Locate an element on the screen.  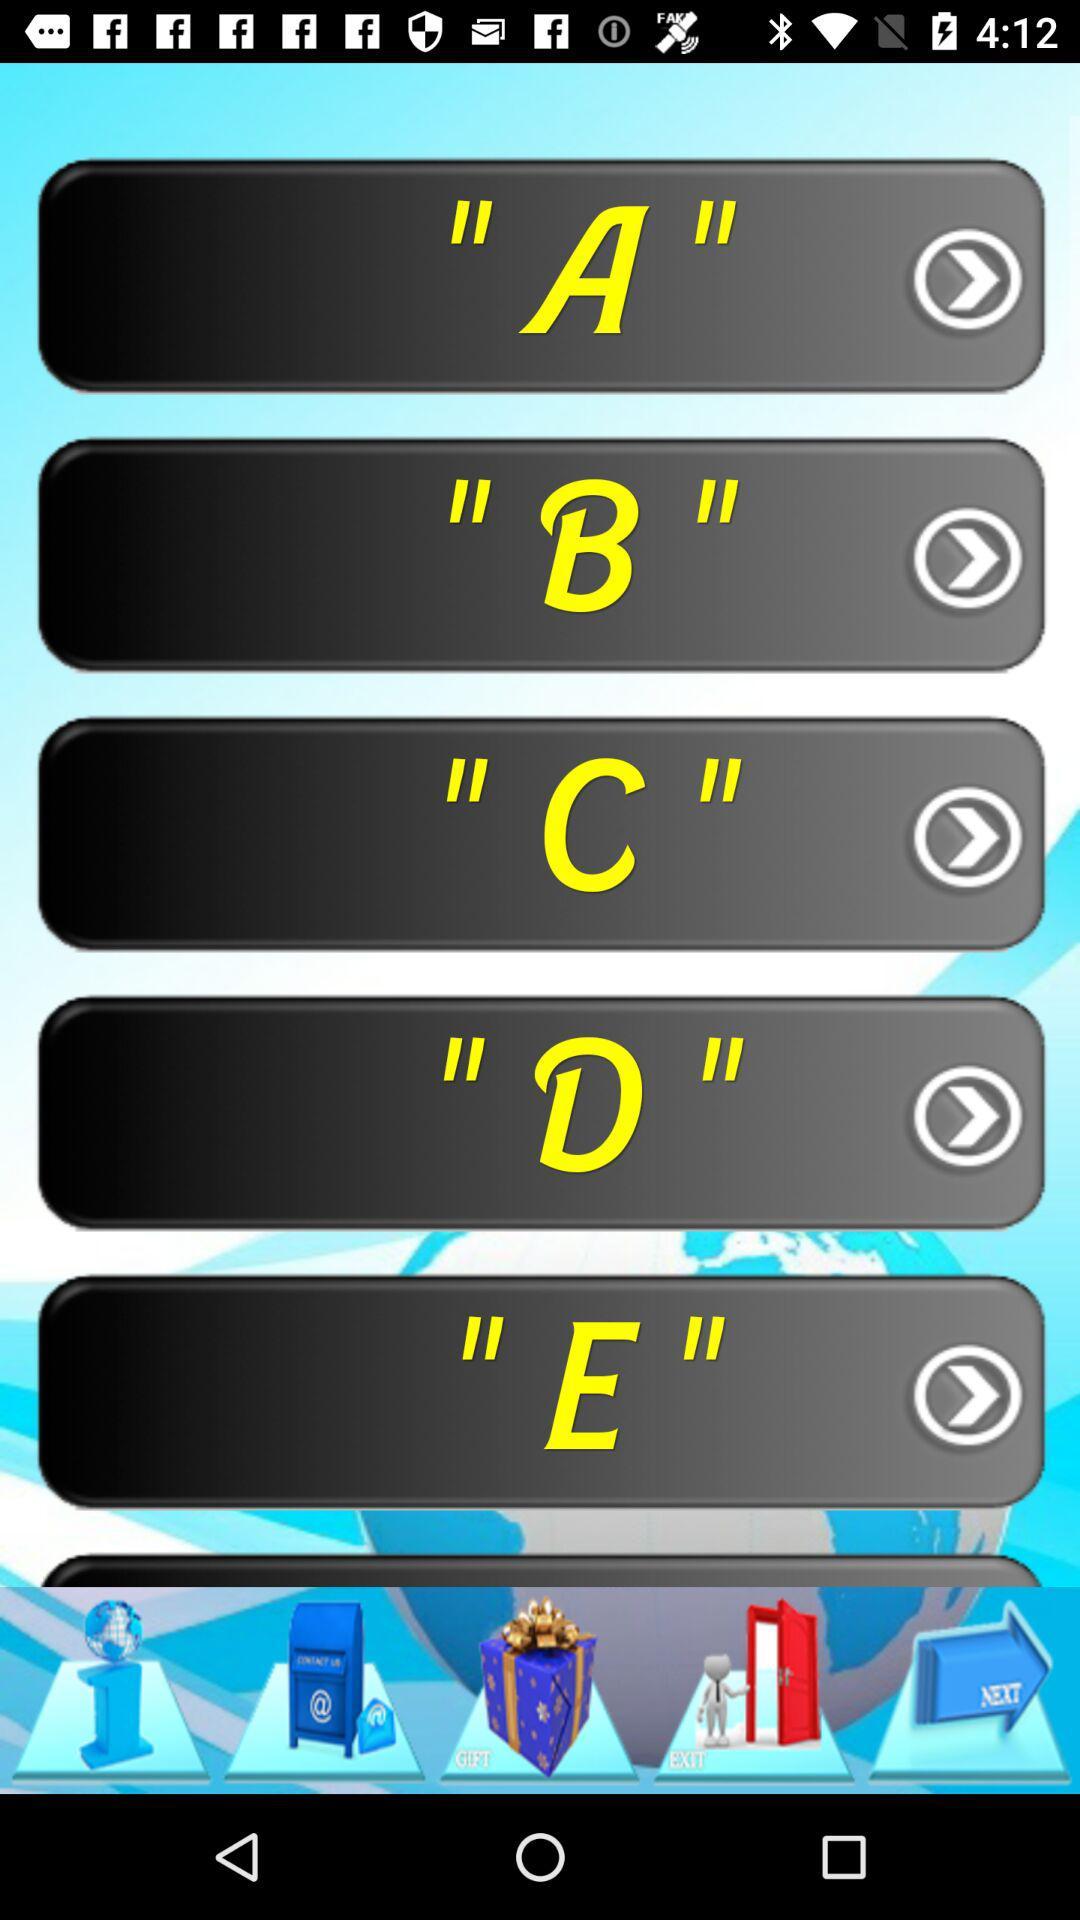
next is located at coordinates (968, 1689).